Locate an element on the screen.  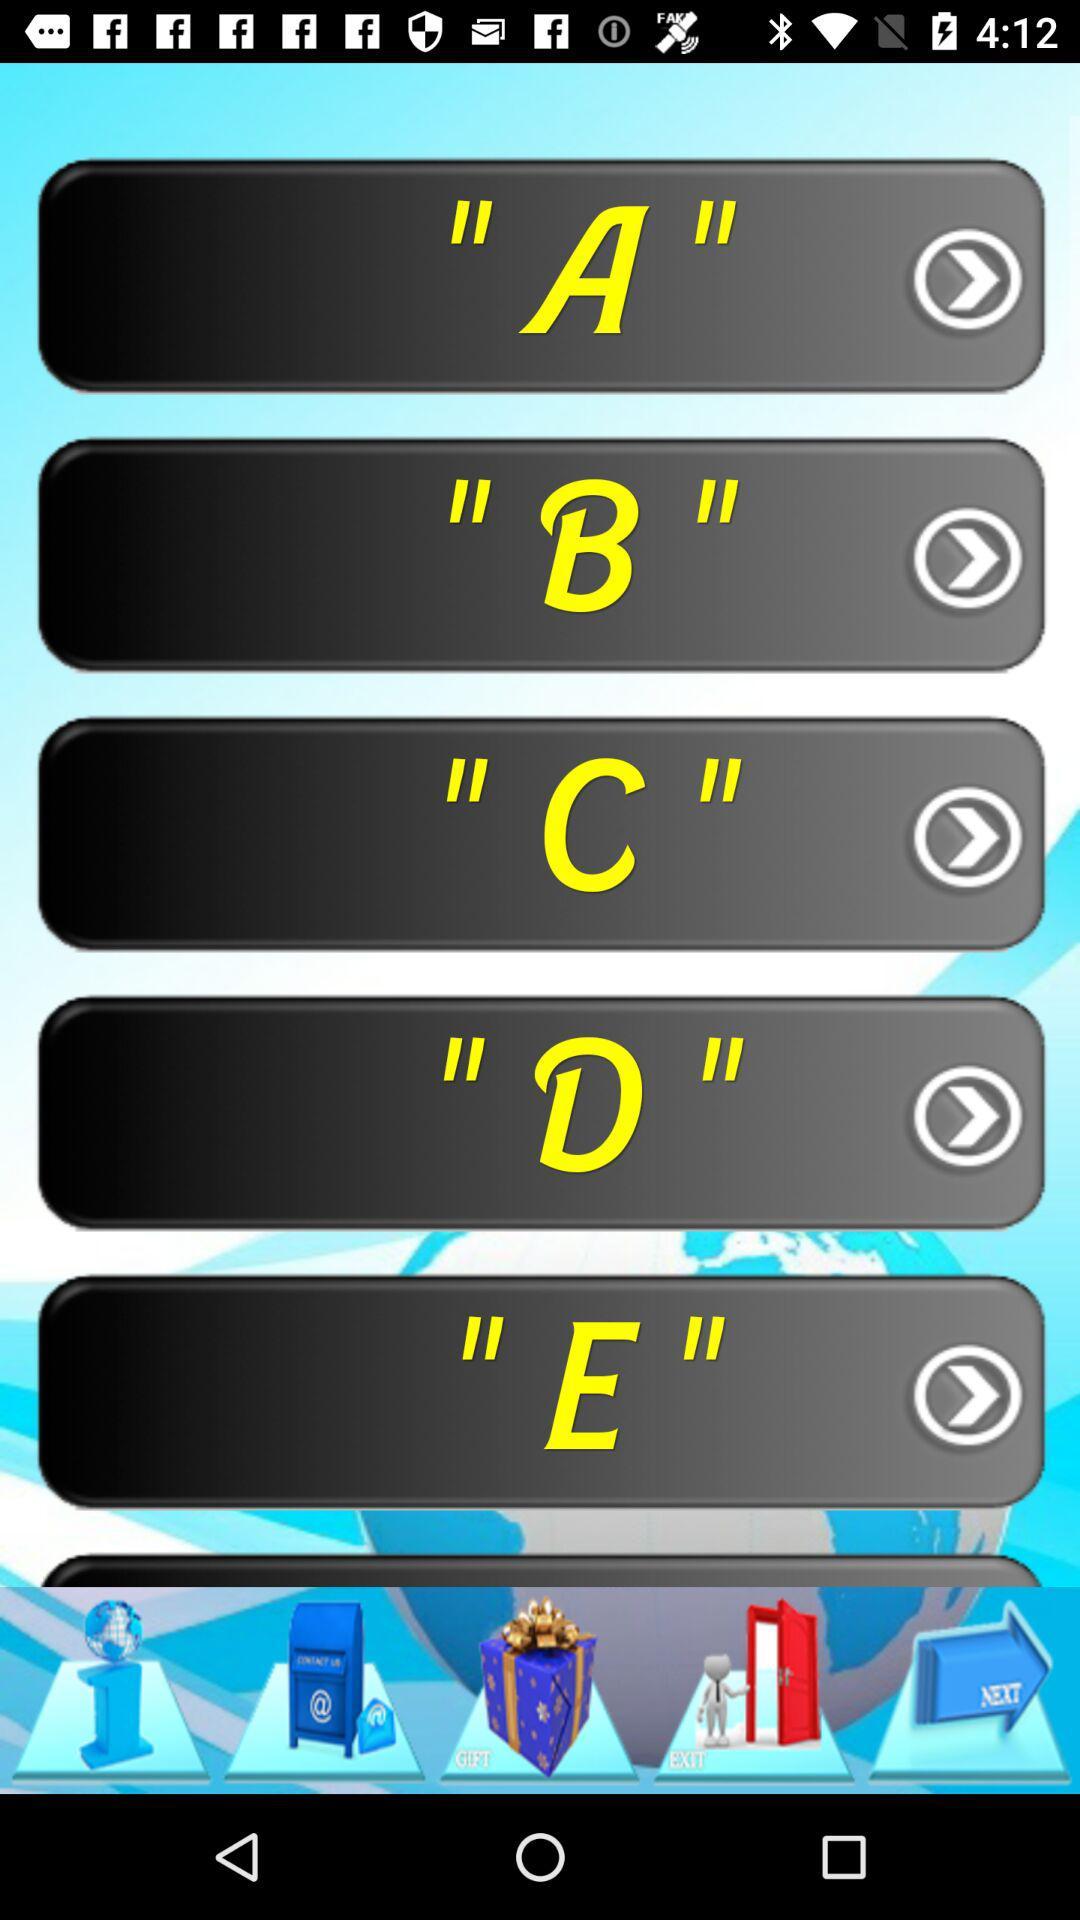
next is located at coordinates (968, 1689).